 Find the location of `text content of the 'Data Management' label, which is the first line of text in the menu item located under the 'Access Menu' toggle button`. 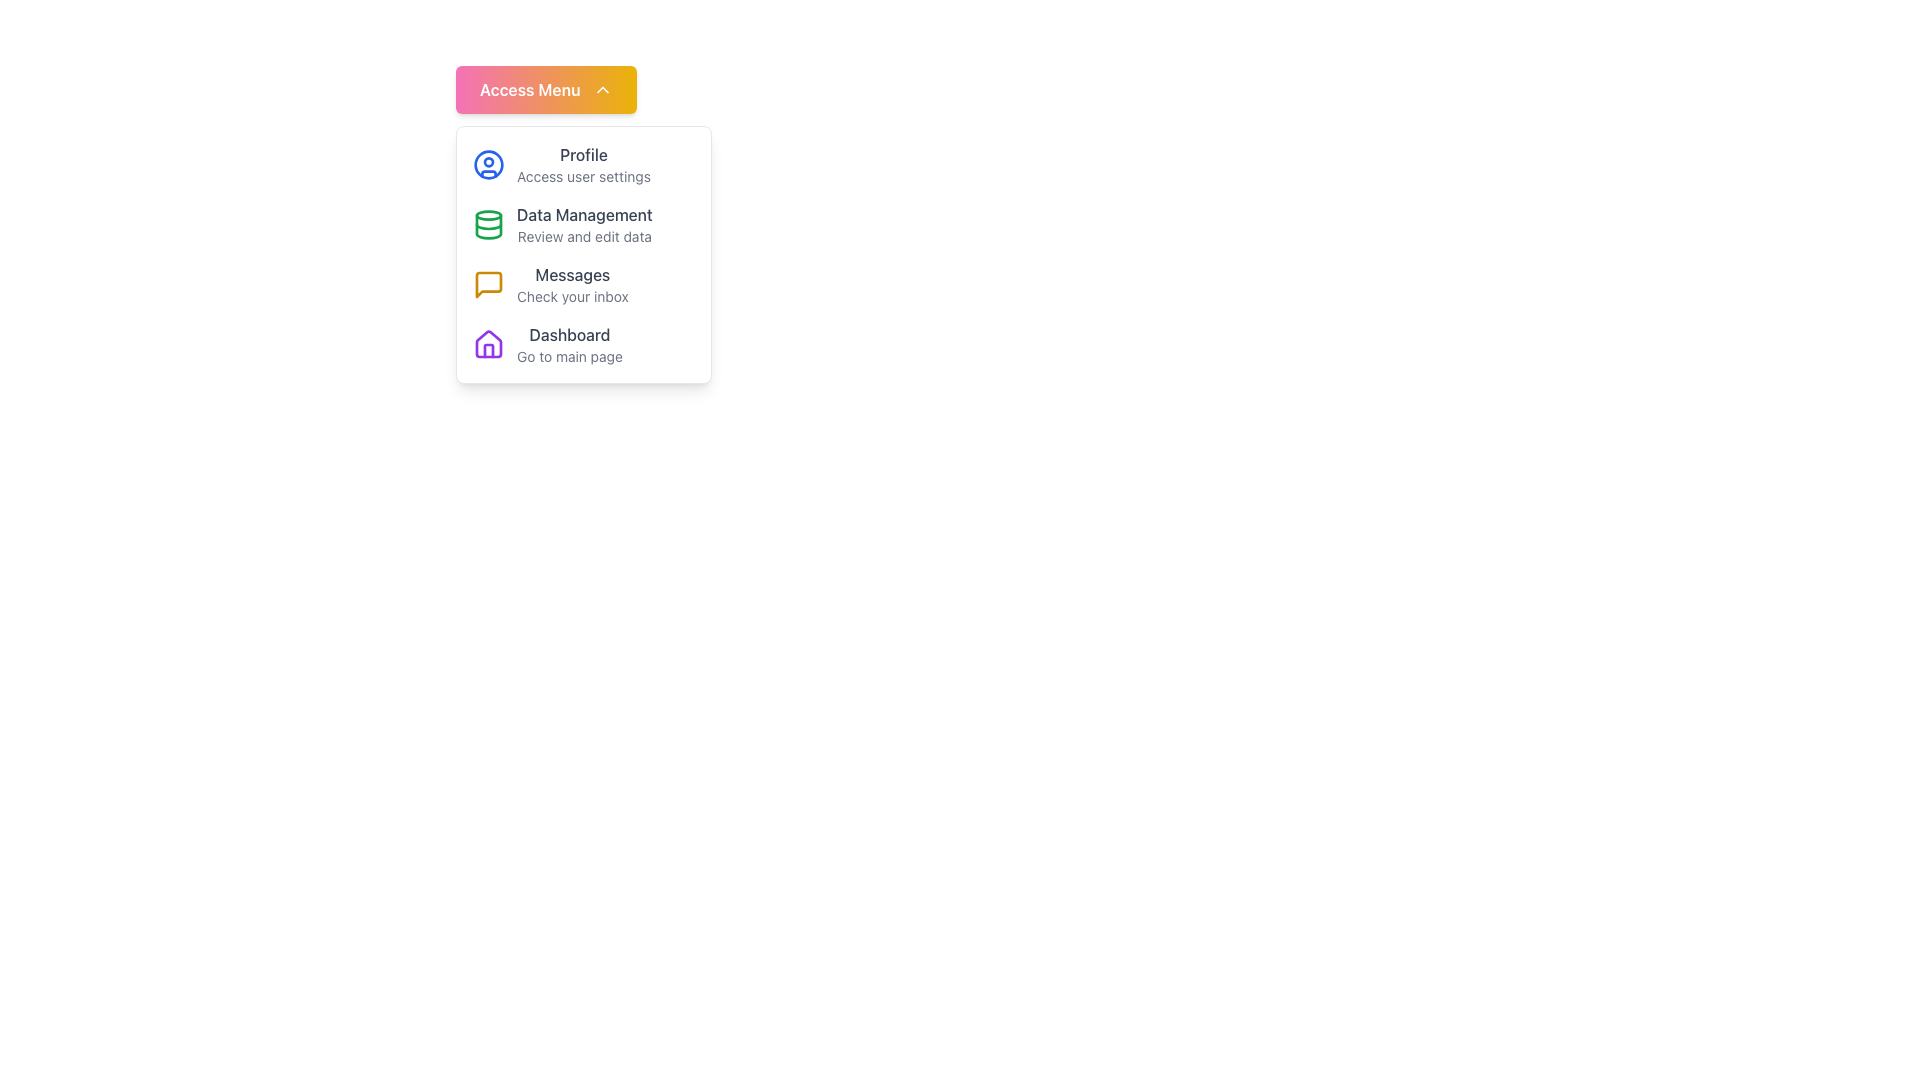

text content of the 'Data Management' label, which is the first line of text in the menu item located under the 'Access Menu' toggle button is located at coordinates (583, 215).